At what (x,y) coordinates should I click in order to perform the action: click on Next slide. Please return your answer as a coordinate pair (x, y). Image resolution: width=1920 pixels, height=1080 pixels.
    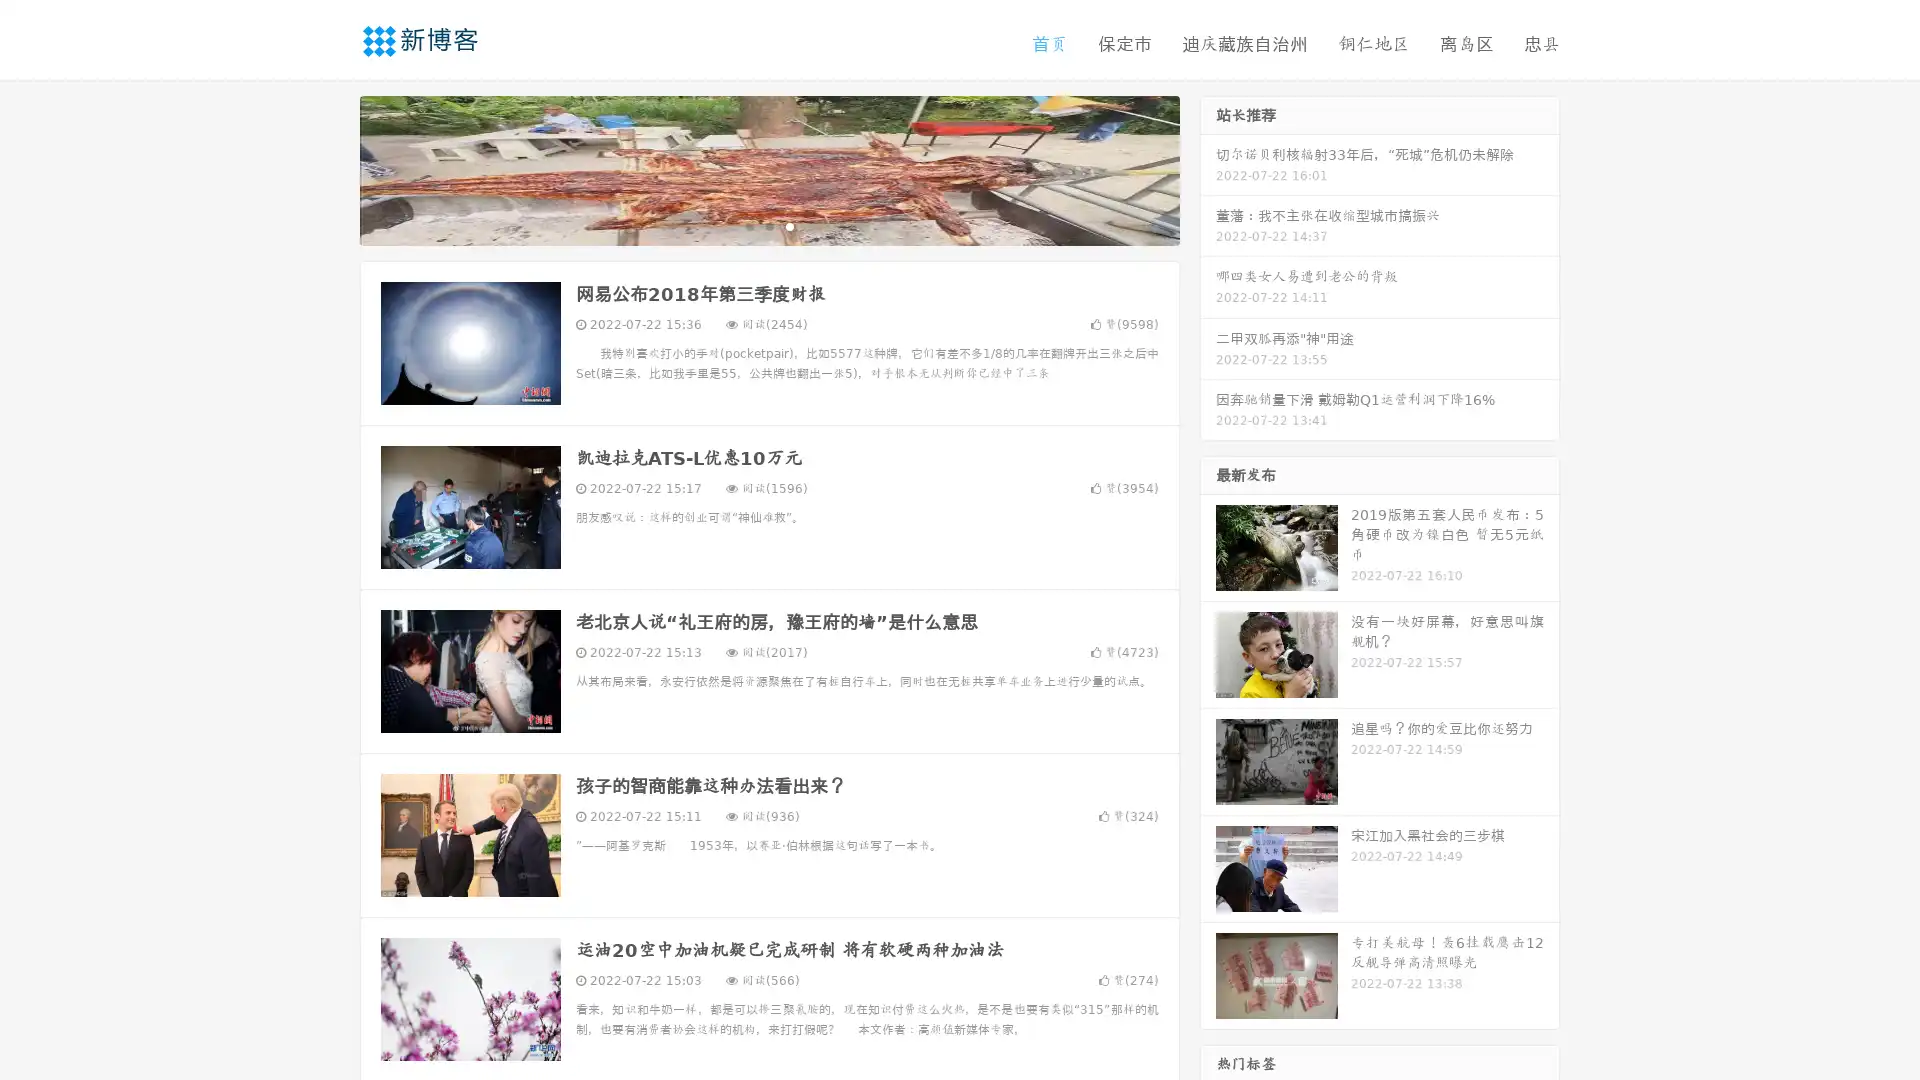
    Looking at the image, I should click on (1208, 168).